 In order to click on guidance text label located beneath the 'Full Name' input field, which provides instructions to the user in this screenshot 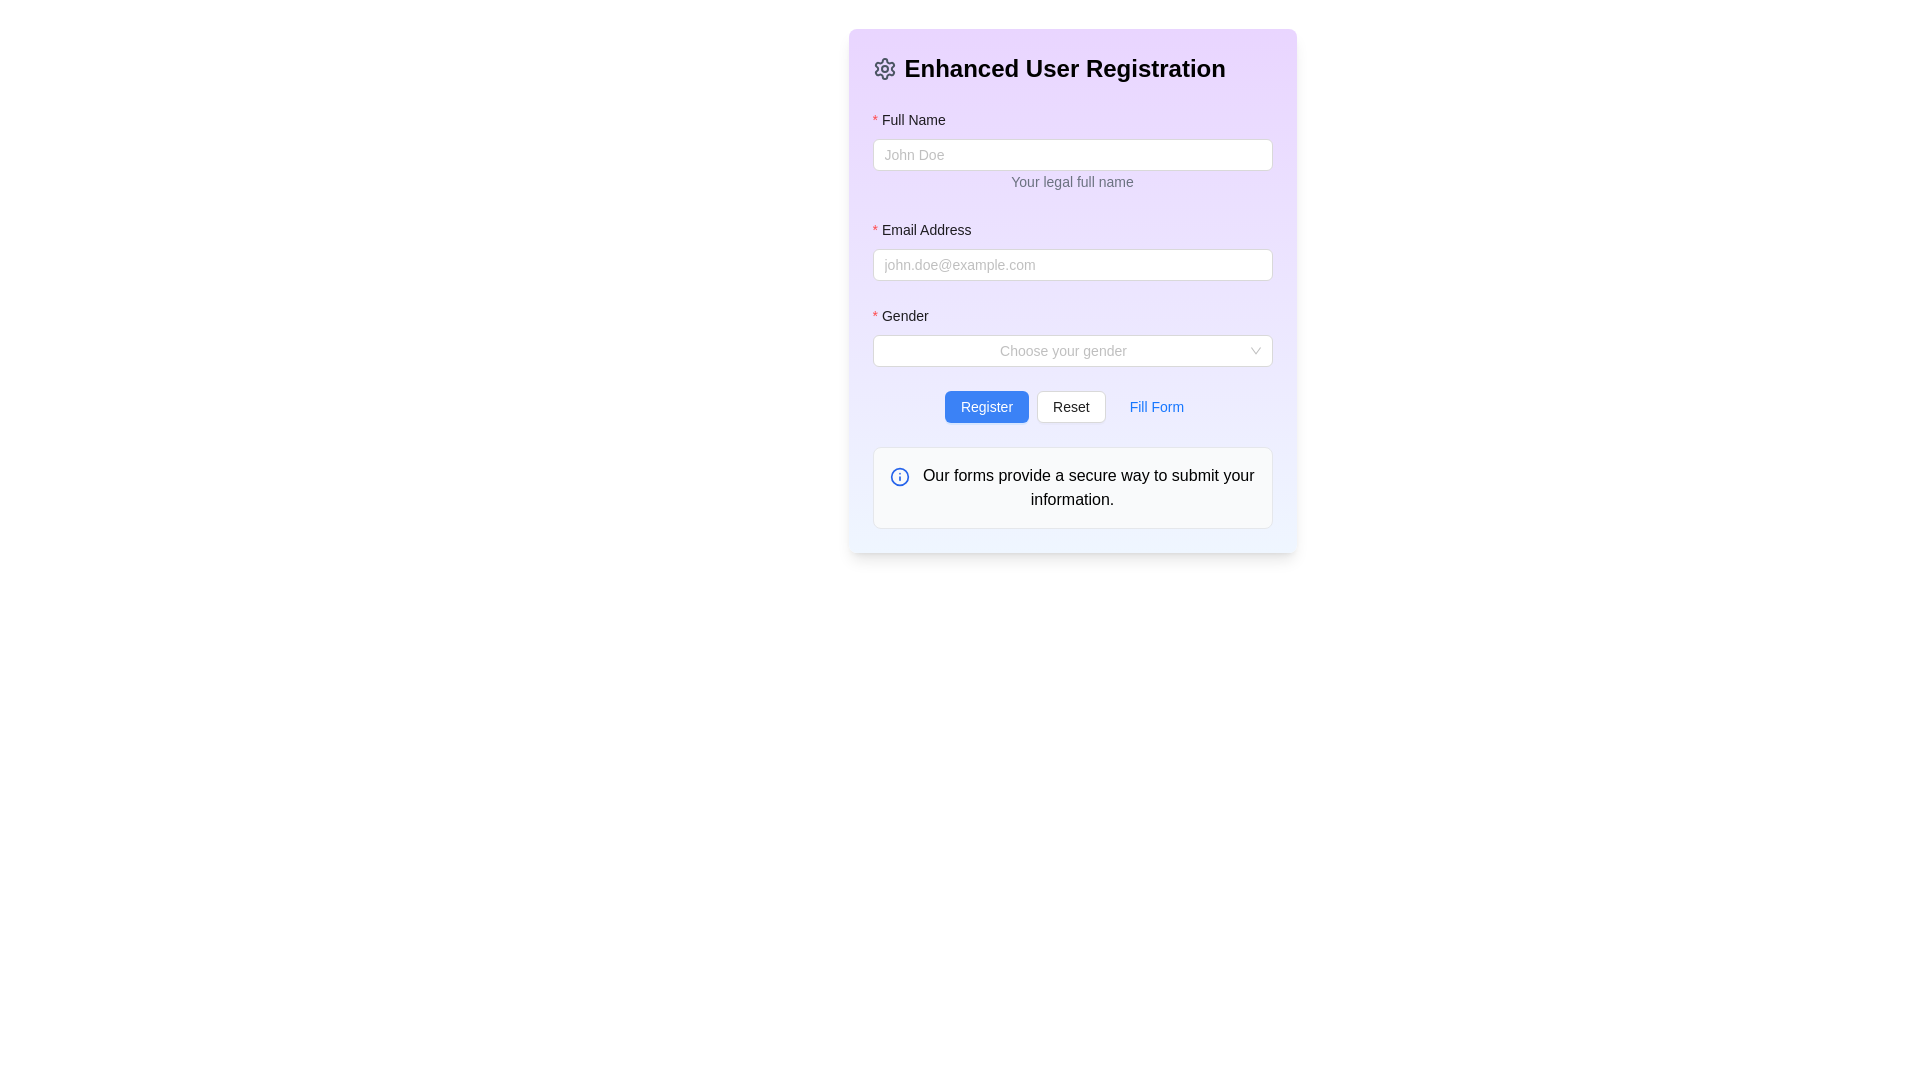, I will do `click(1071, 182)`.